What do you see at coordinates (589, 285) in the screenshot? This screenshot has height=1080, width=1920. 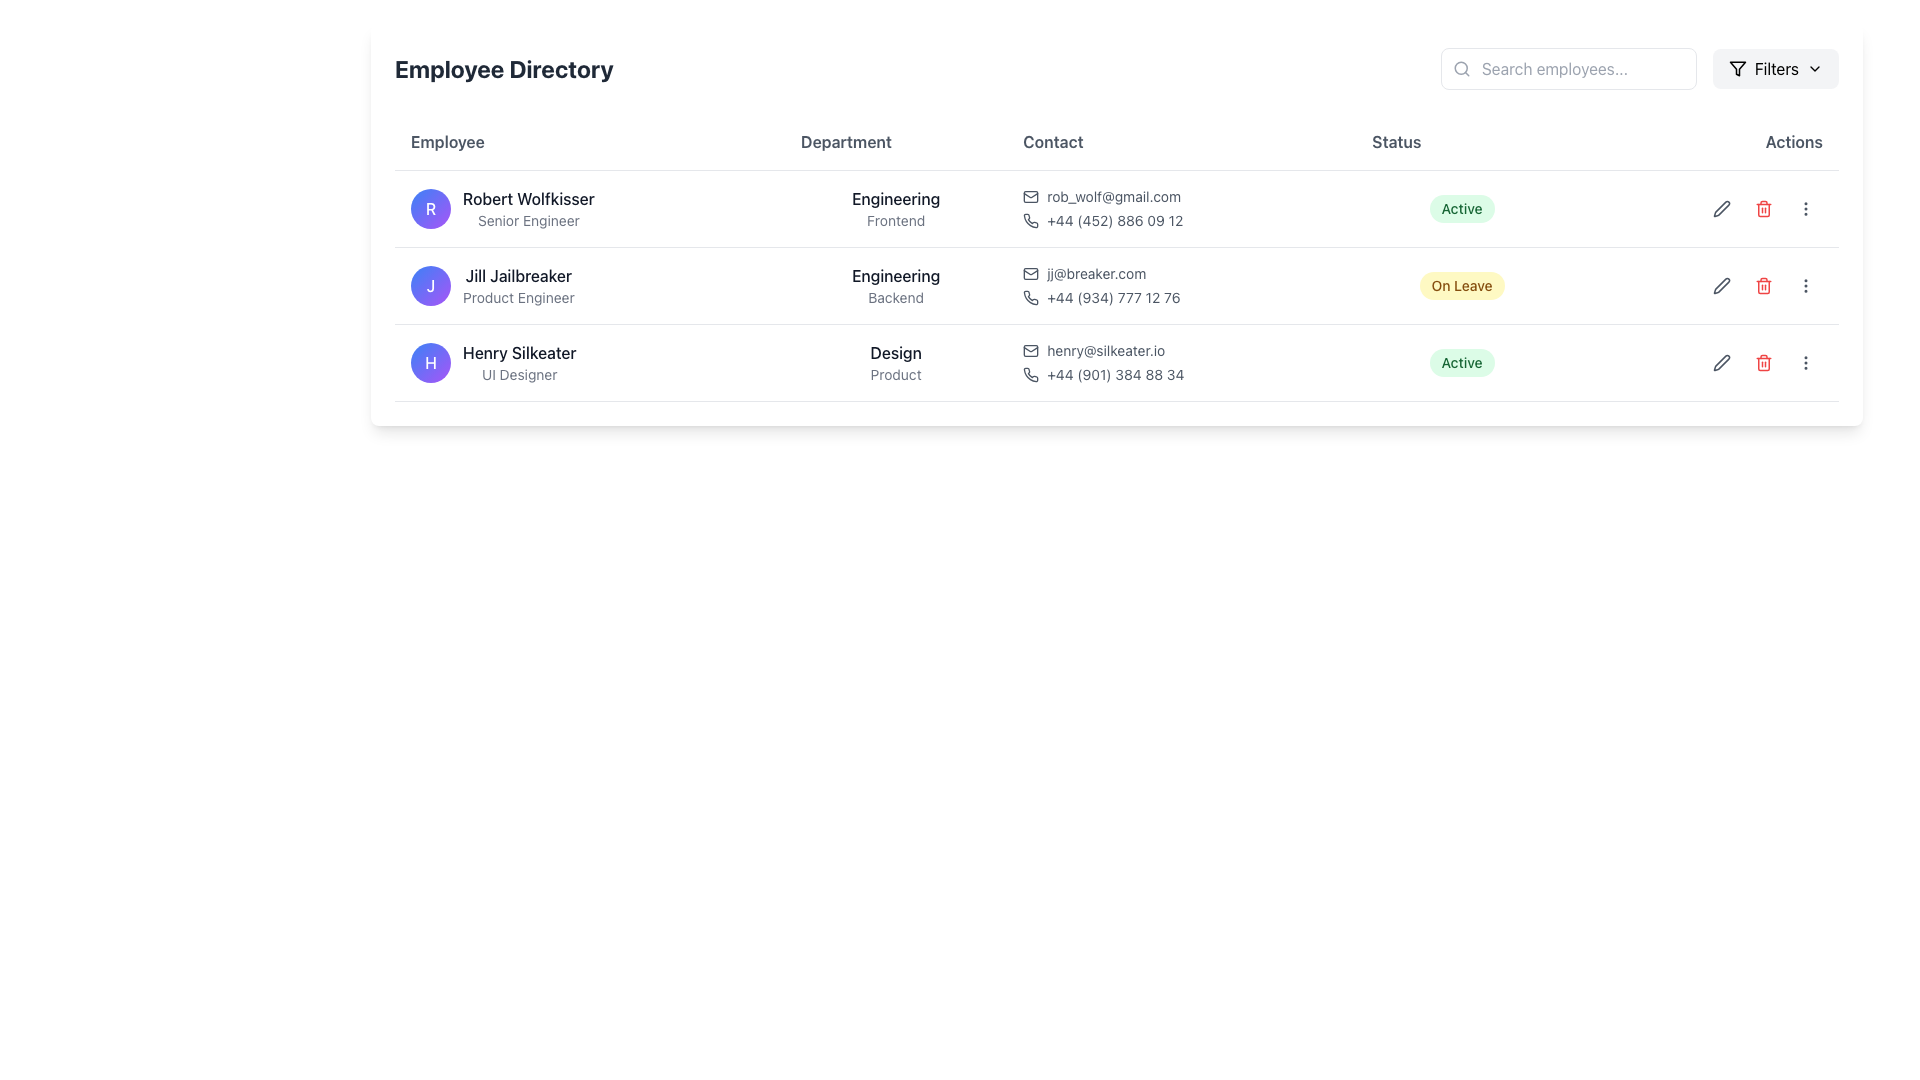 I see `the employee list item displaying initials and role, located in the second row of the 'Employee Directory' under the 'Employee' column, between 'Robert Wolfkisser' and 'Henry Silkeater'` at bounding box center [589, 285].